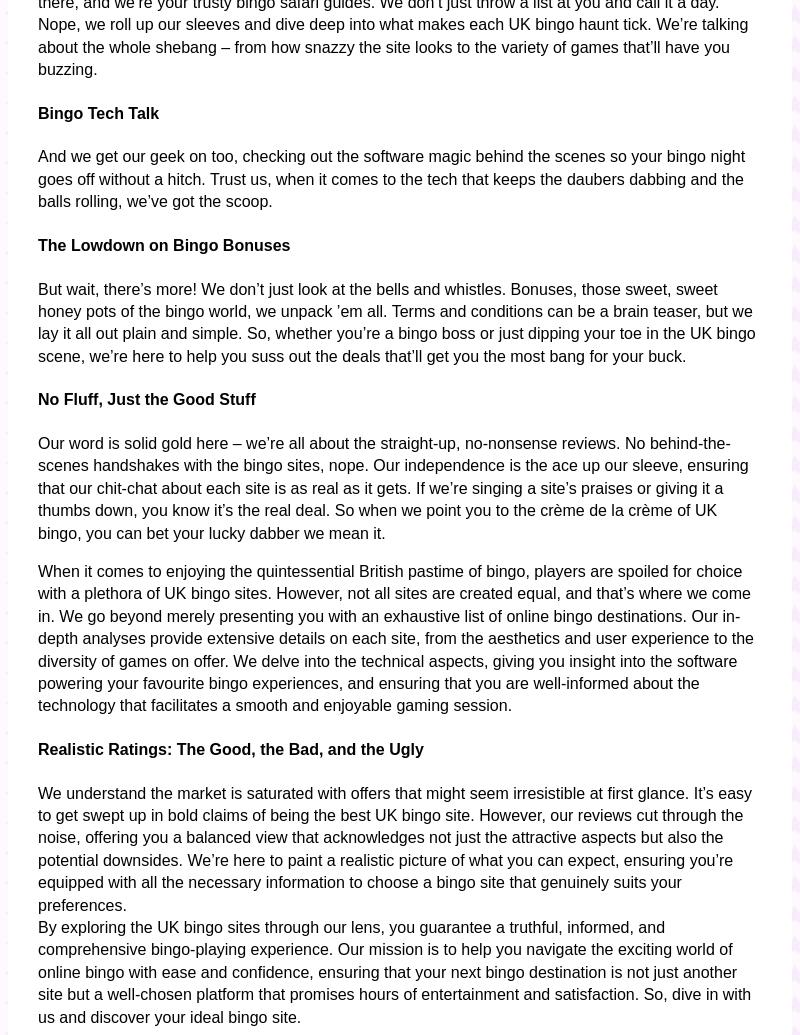 Image resolution: width=800 pixels, height=1035 pixels. What do you see at coordinates (392, 488) in the screenshot?
I see `'Our word is solid gold here – we’re all about the straight-up, no-nonsense reviews. No behind-the-scenes handshakes with the bingo sites, nope. Our independence is the ace up our sleeve, ensuring that our chit-chat about each site is as real as it gets. If we’re singing a site’s praises or giving it a thumbs down, you know it’s the real deal. So when we point you to the crème de la crème of UK bingo, you can bet your lucky dabber we mean it.'` at bounding box center [392, 488].